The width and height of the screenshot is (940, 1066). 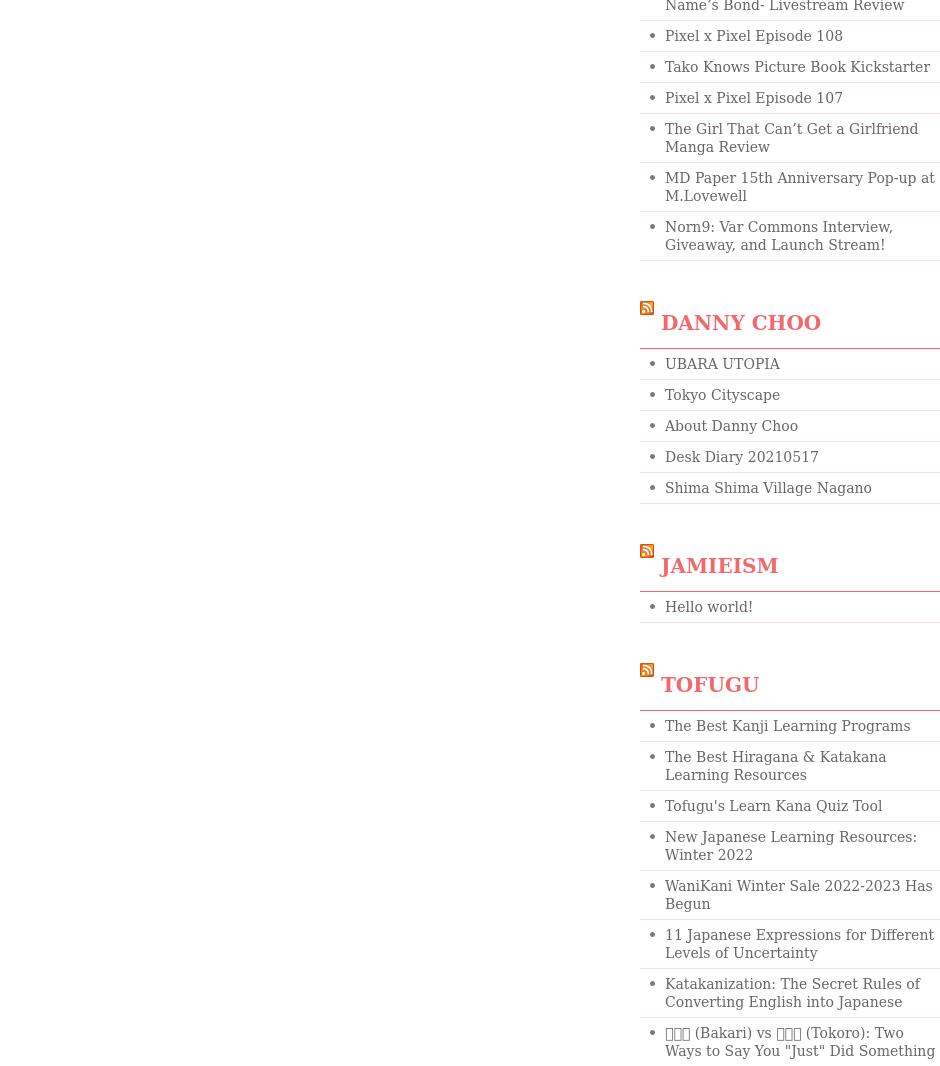 I want to click on 'The Best Hiragana & Katakana Learning Resources', so click(x=774, y=765).